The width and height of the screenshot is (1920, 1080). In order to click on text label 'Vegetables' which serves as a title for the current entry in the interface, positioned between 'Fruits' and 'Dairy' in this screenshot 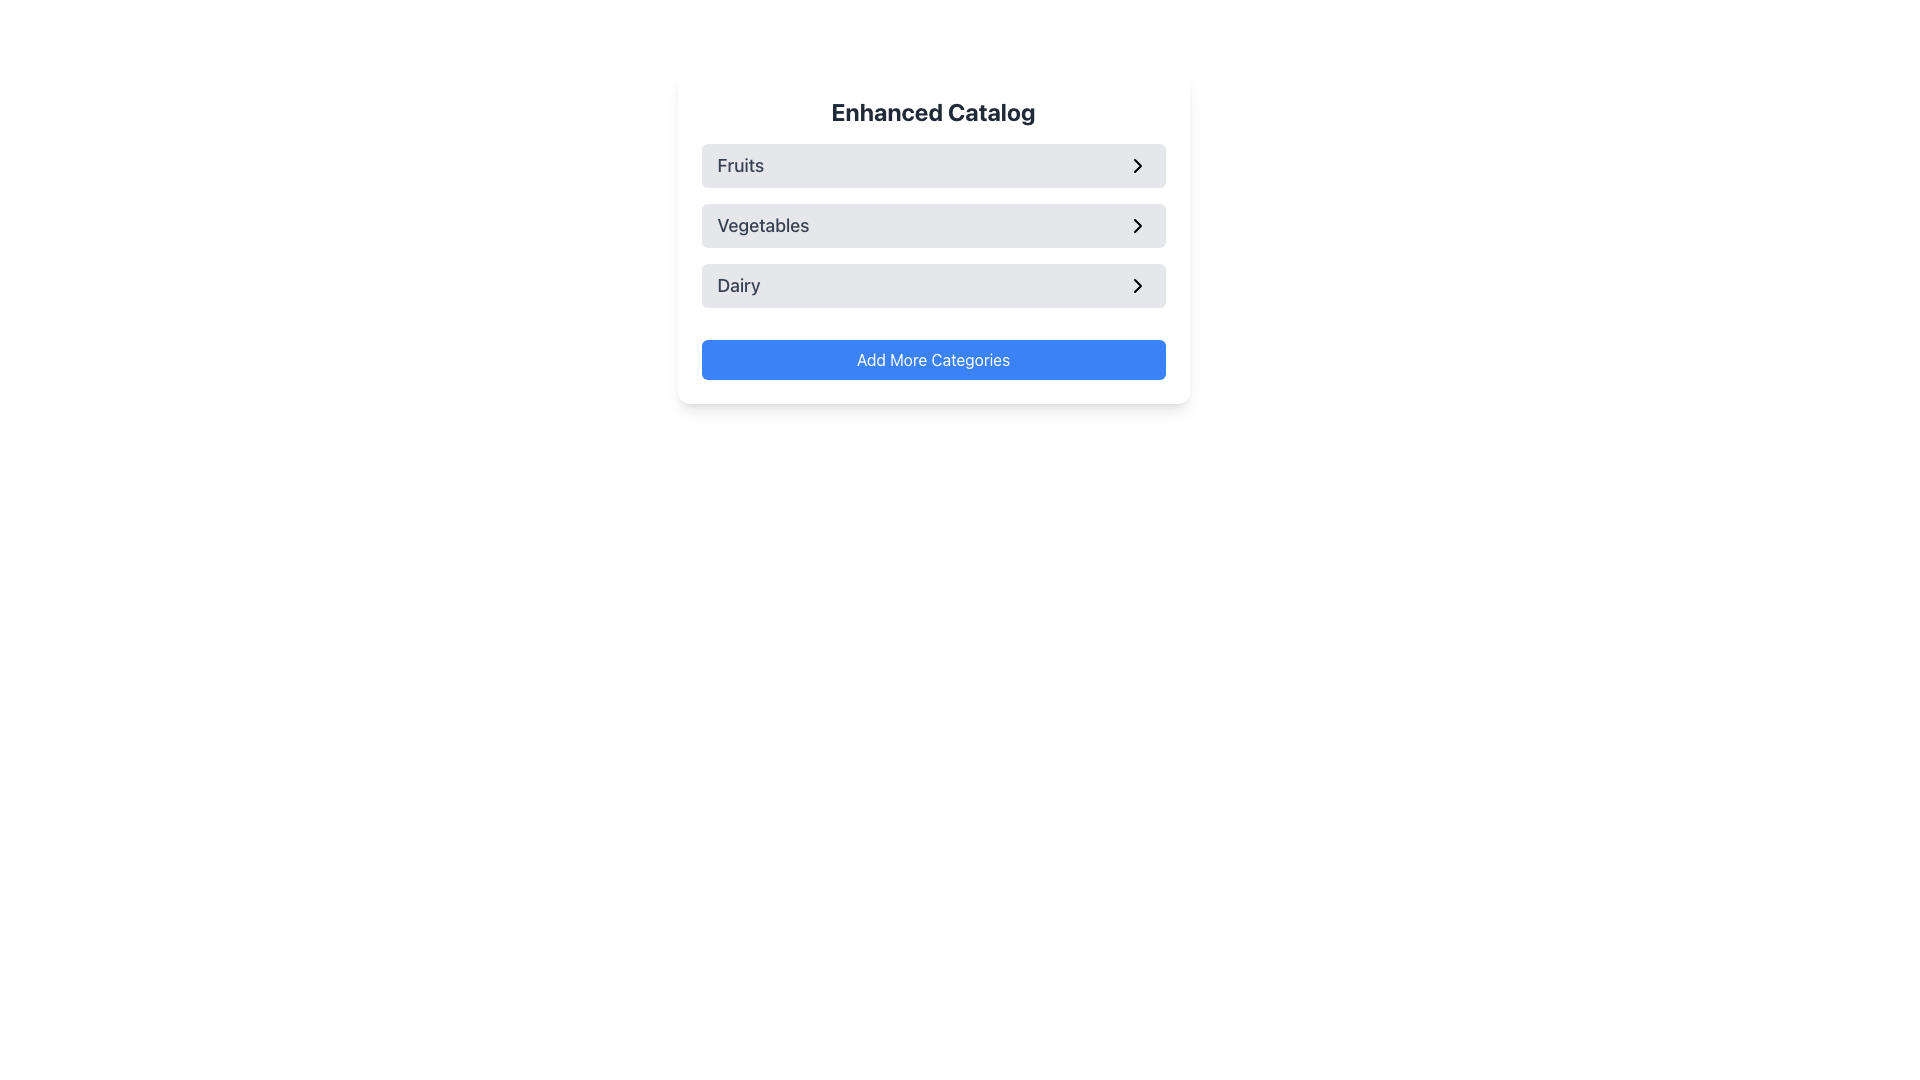, I will do `click(762, 225)`.